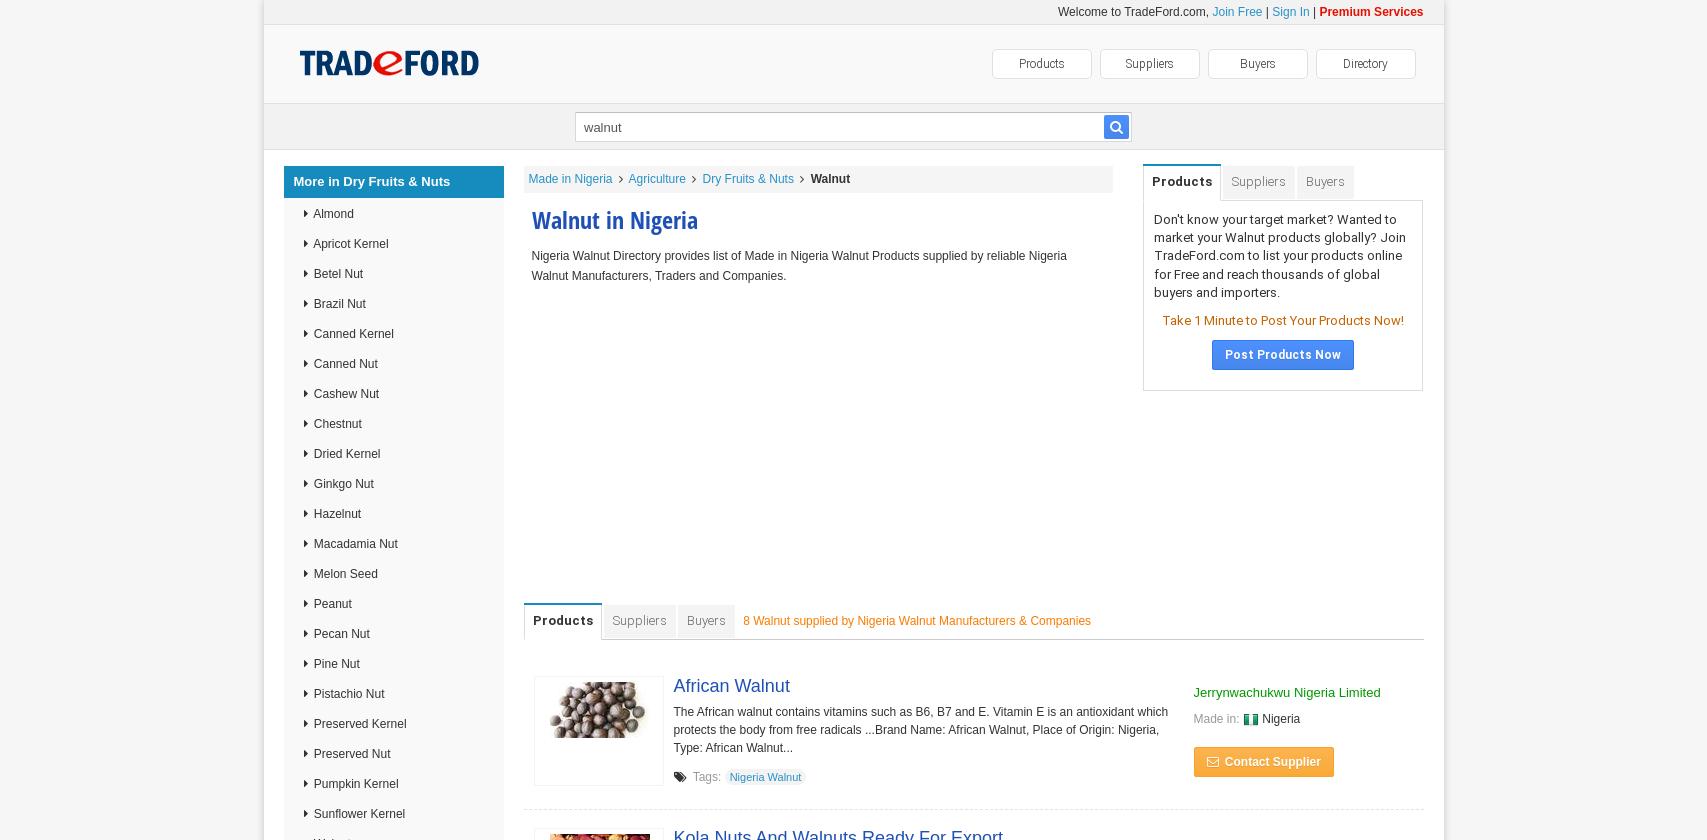  I want to click on 'Brazil Nut', so click(337, 303).